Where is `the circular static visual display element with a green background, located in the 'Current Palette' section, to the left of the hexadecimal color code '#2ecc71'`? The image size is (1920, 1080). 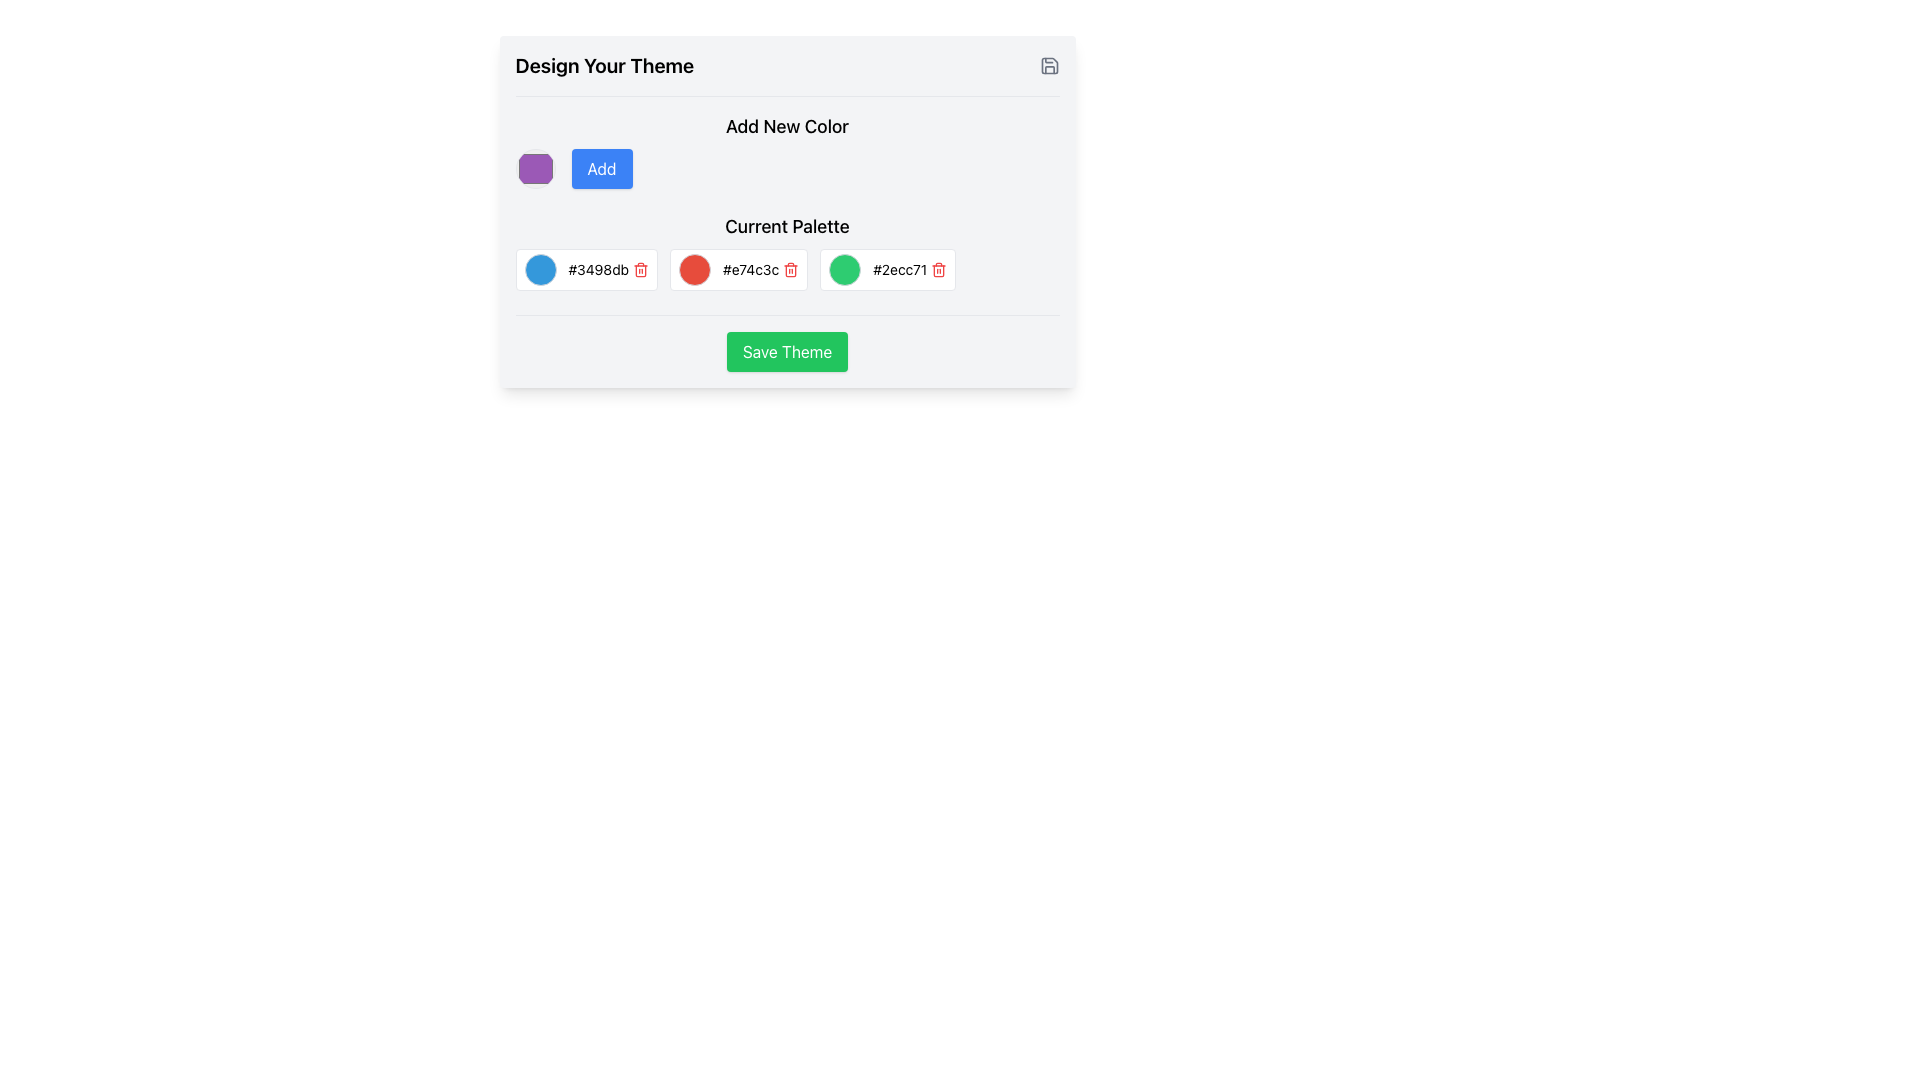
the circular static visual display element with a green background, located in the 'Current Palette' section, to the left of the hexadecimal color code '#2ecc71' is located at coordinates (845, 270).